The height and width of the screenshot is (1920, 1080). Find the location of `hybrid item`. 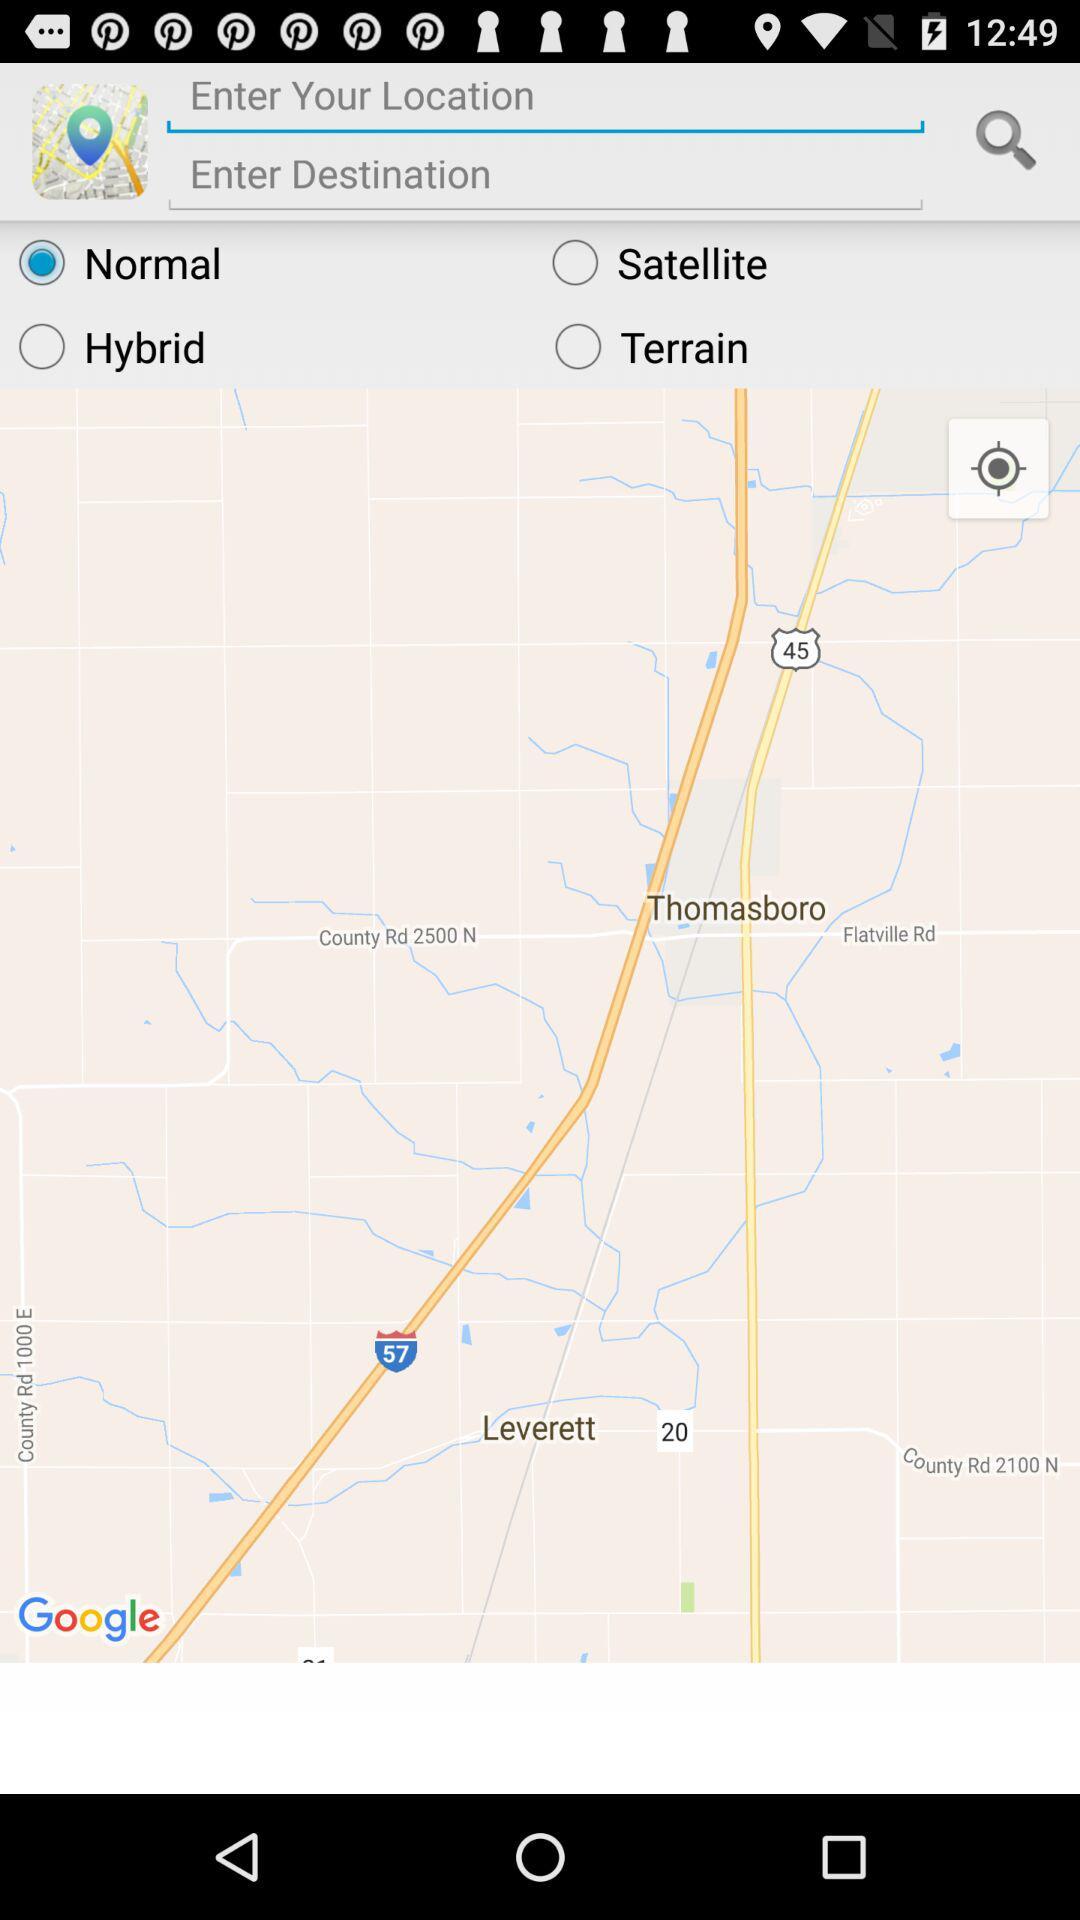

hybrid item is located at coordinates (267, 346).